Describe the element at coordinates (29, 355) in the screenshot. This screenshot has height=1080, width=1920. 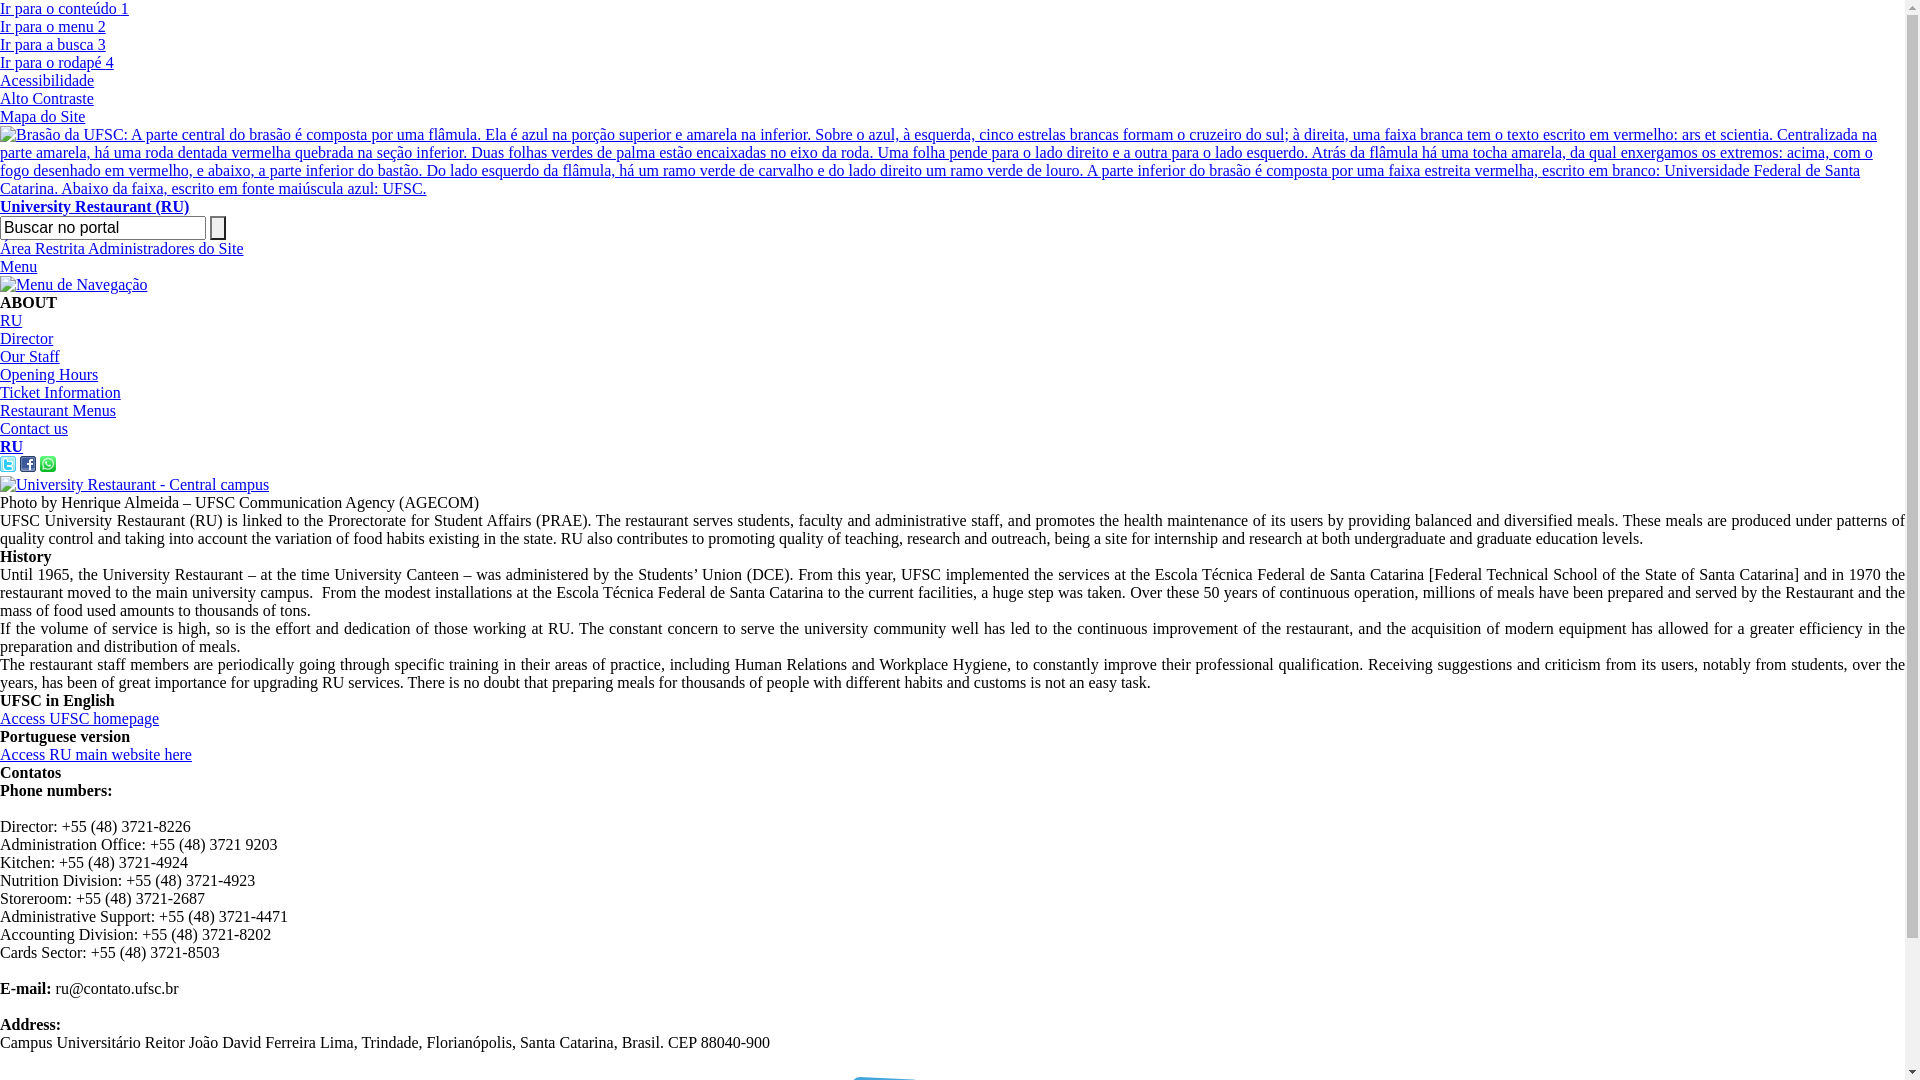
I see `'Our Staff'` at that location.